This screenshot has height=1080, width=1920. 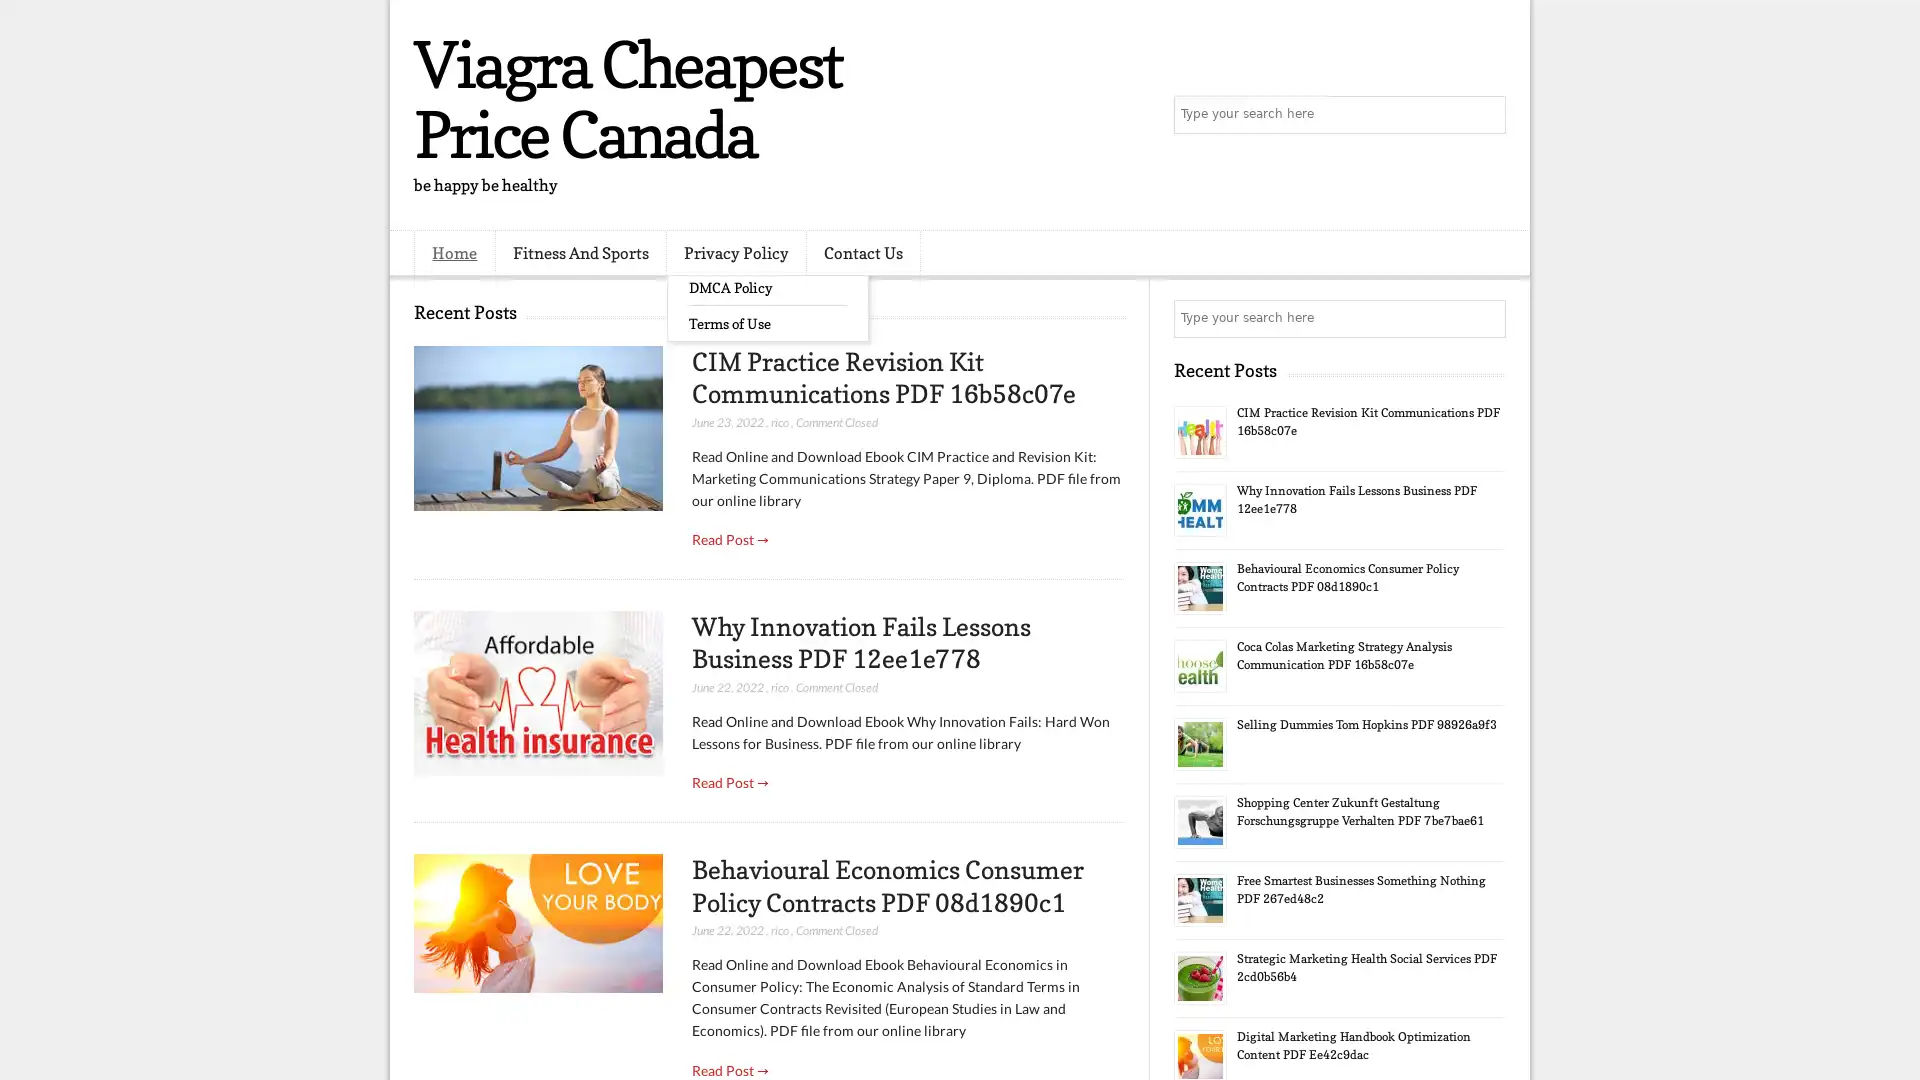 I want to click on Search, so click(x=1485, y=318).